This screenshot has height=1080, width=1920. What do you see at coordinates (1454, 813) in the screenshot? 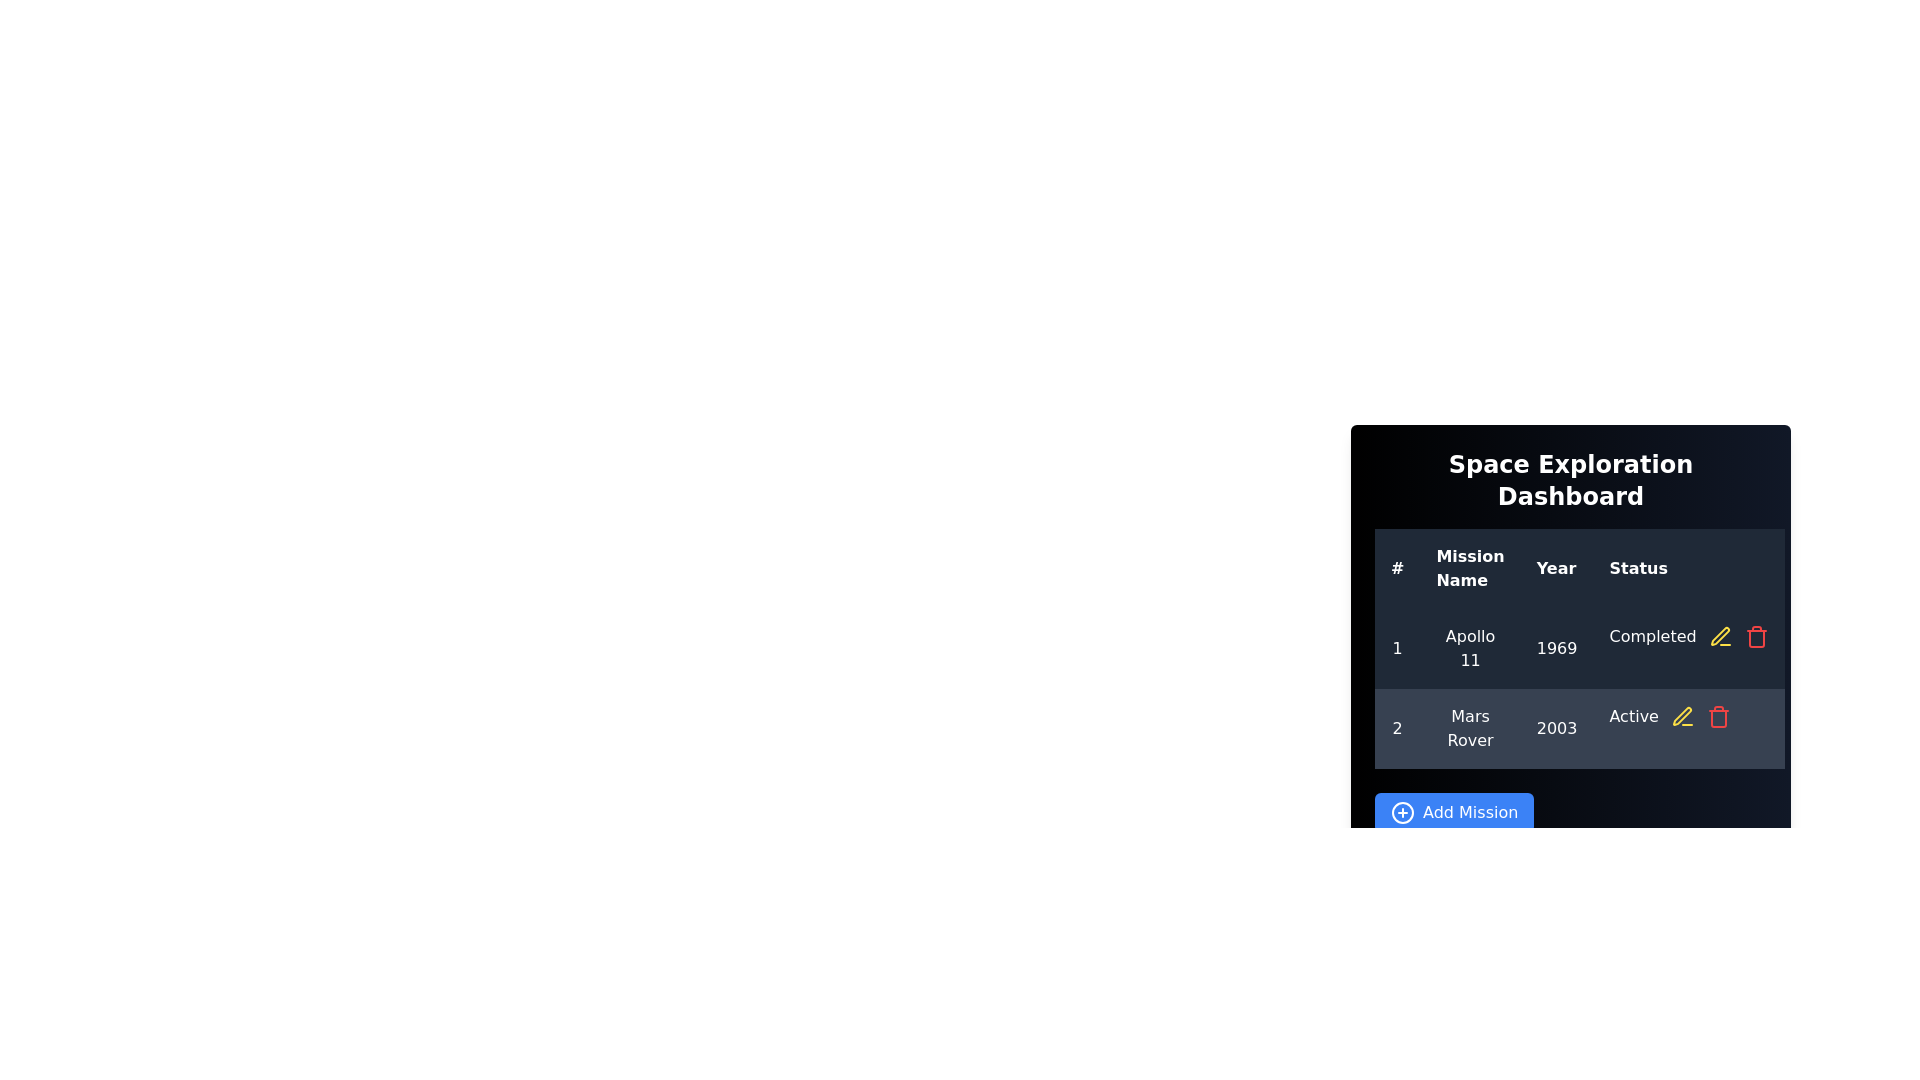
I see `the 'Add New Mission' button located at the bottom of the mission dashboard card to observe its hover effect` at bounding box center [1454, 813].